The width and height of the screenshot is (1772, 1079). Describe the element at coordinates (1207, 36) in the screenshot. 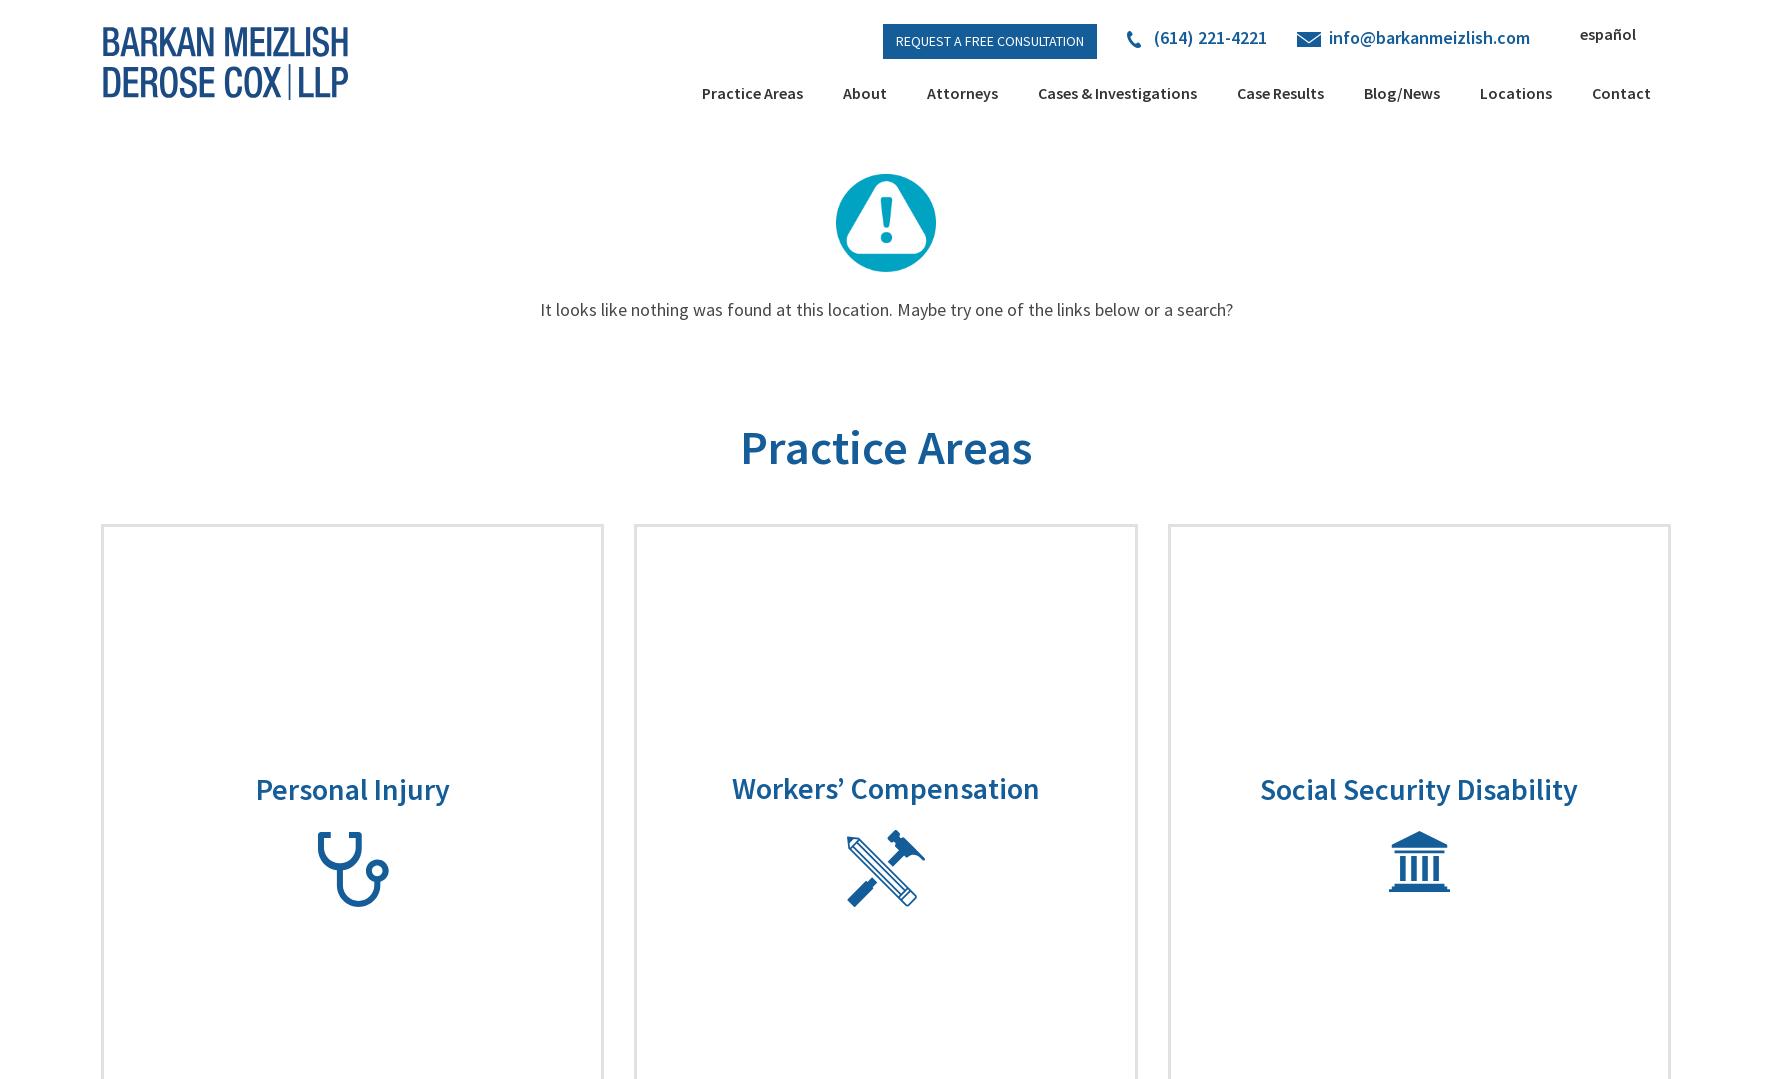

I see `'(614) 221-4221'` at that location.